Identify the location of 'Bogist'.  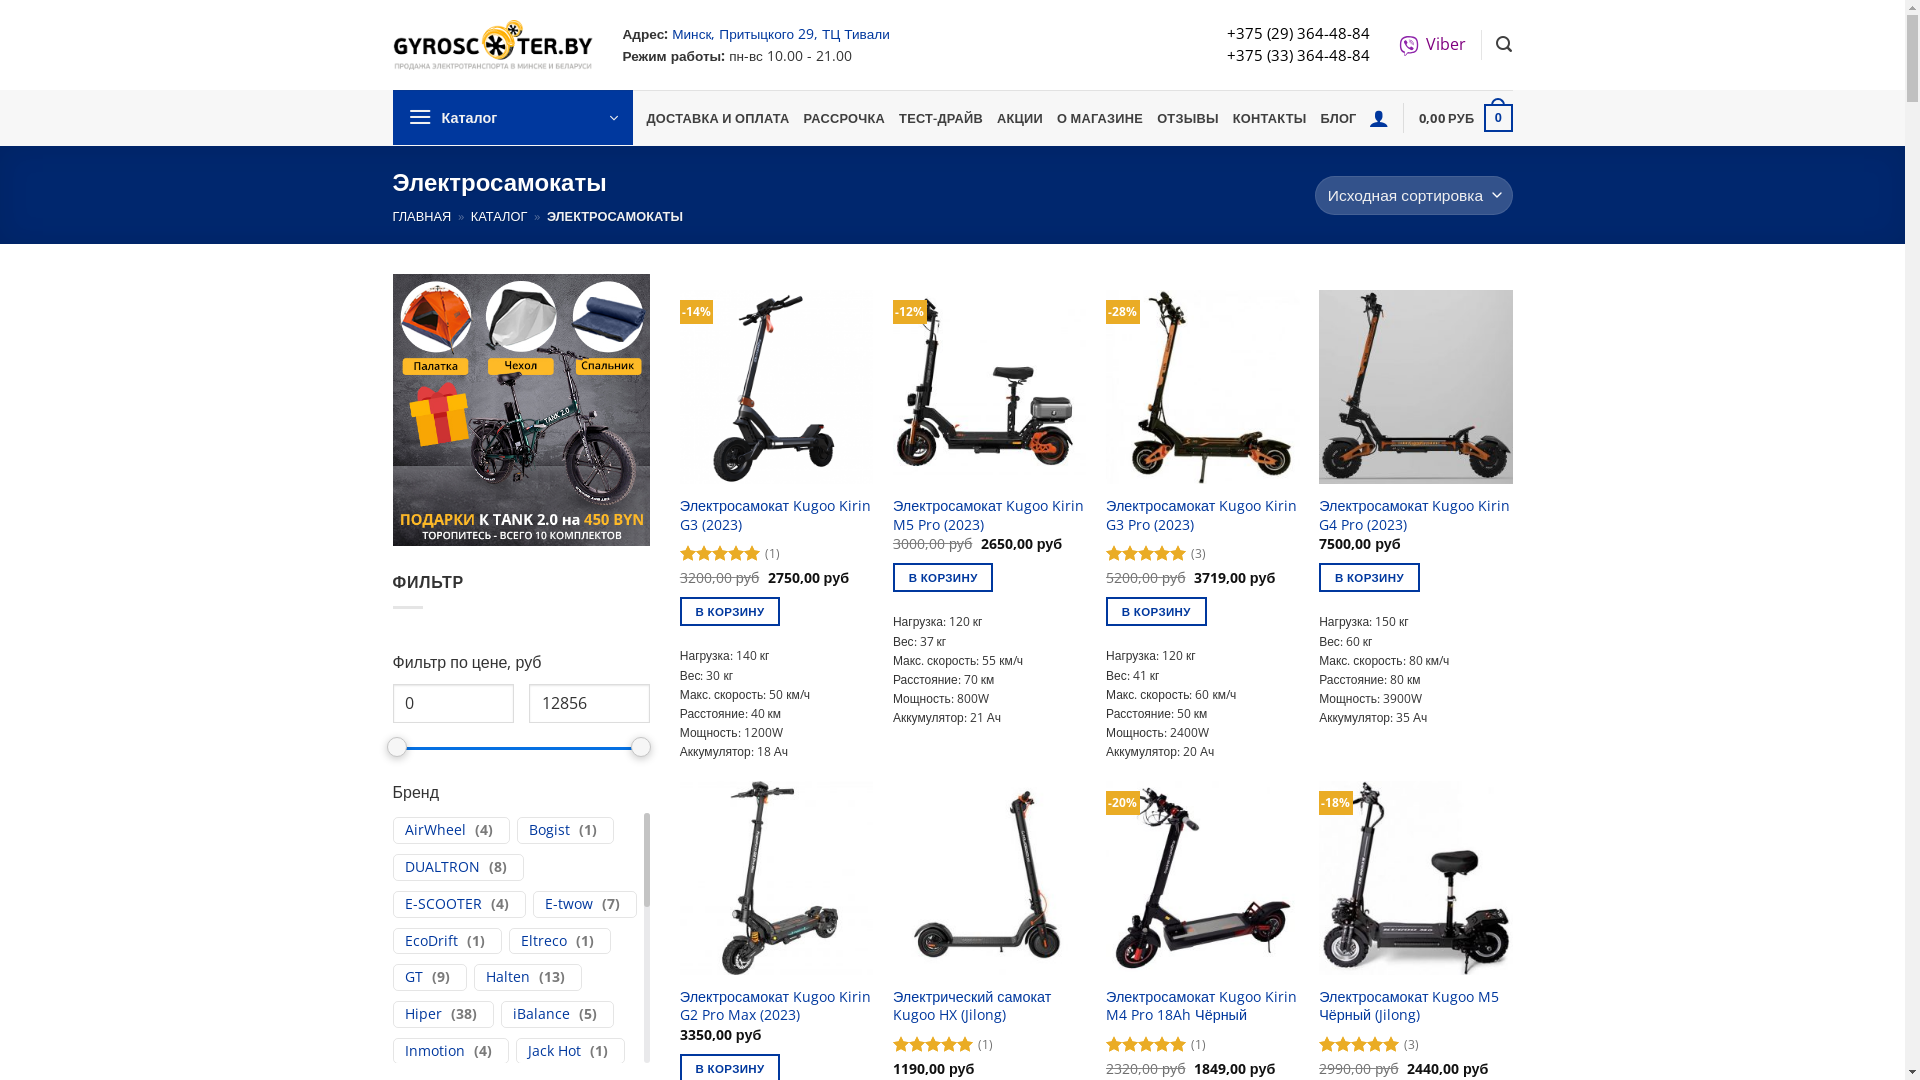
(548, 830).